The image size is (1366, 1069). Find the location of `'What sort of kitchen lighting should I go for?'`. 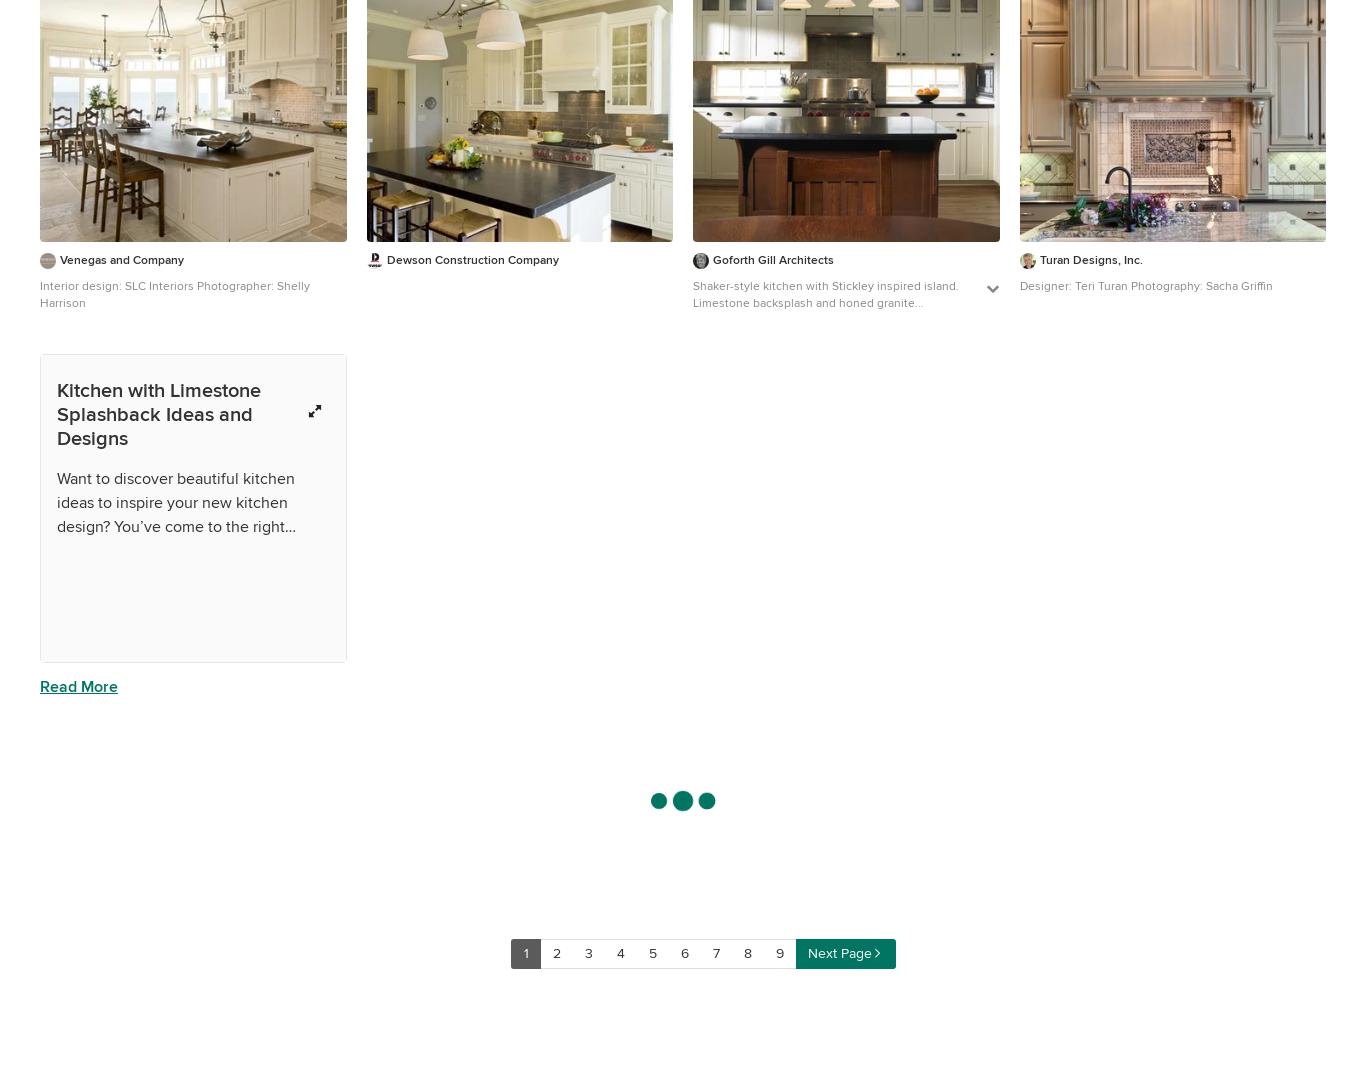

'What sort of kitchen lighting should I go for?' is located at coordinates (56, 892).